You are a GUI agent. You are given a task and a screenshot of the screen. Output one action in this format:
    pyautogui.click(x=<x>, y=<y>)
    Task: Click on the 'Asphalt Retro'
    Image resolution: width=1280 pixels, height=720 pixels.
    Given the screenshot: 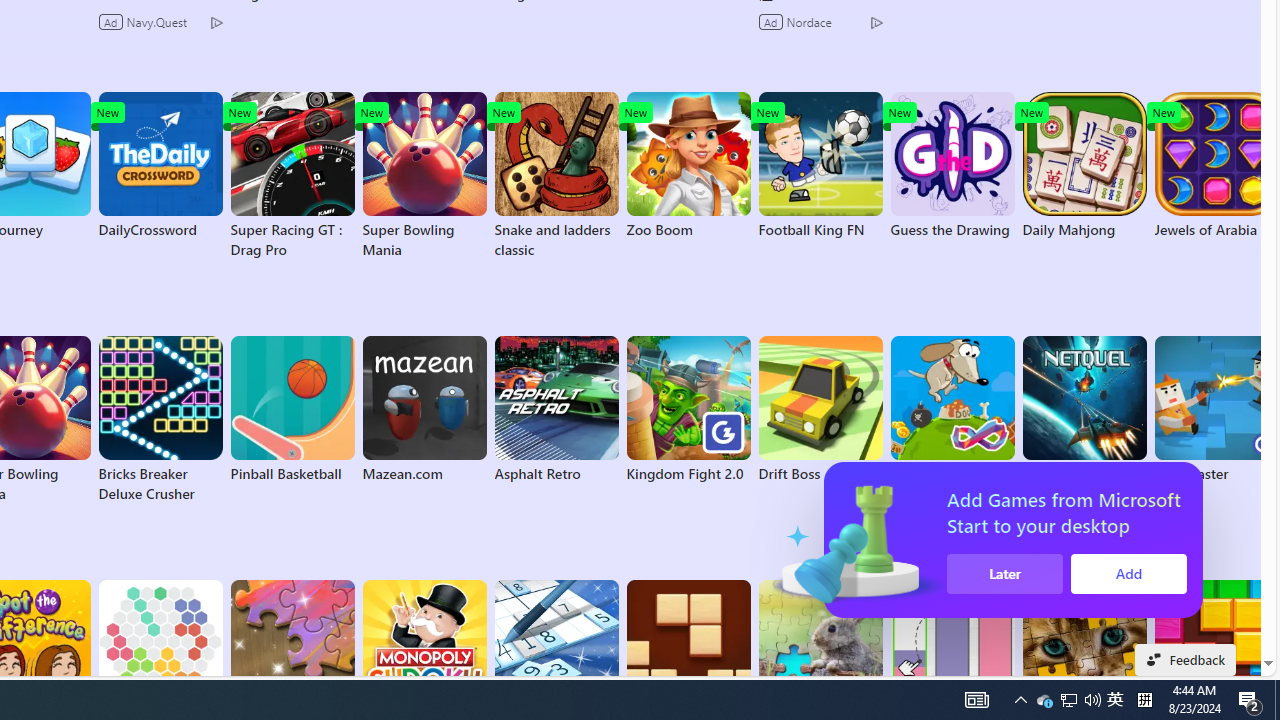 What is the action you would take?
    pyautogui.click(x=556, y=409)
    